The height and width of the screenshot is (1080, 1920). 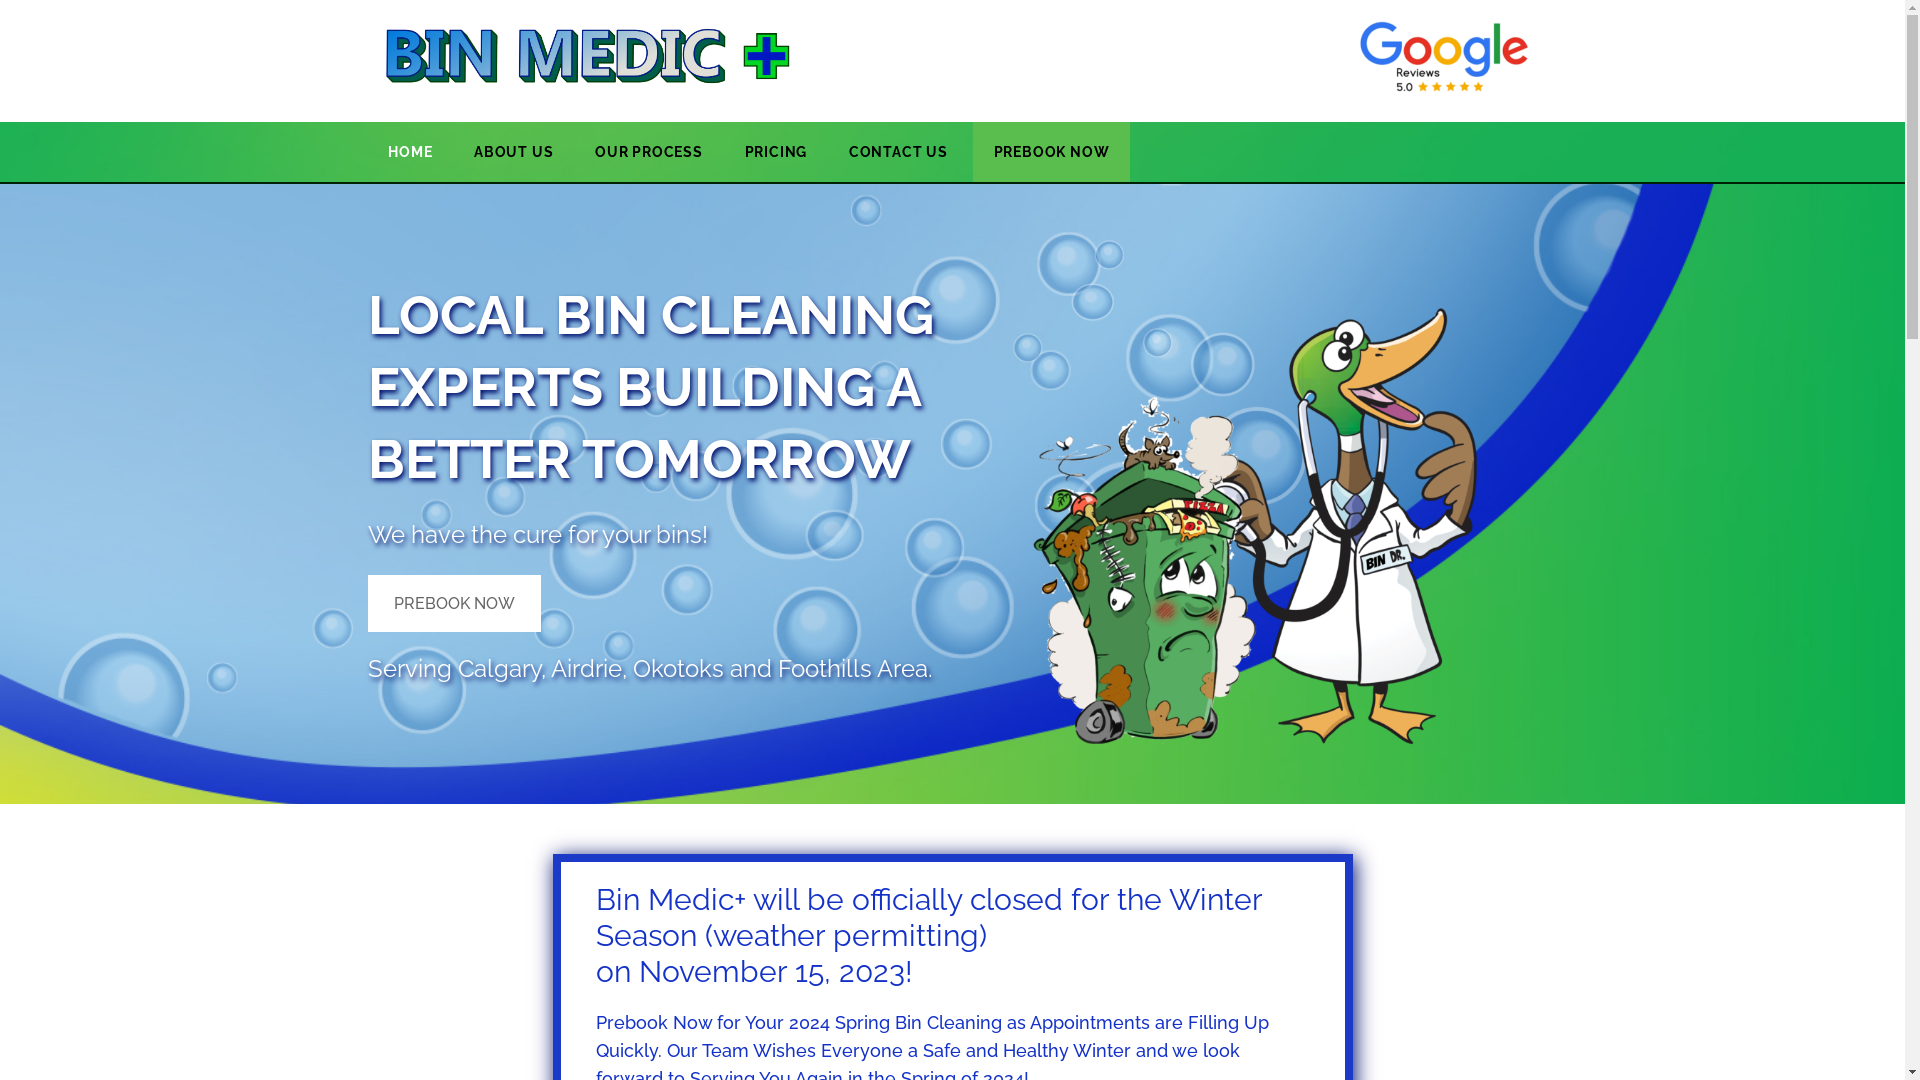 I want to click on 'ABOUT US', so click(x=513, y=150).